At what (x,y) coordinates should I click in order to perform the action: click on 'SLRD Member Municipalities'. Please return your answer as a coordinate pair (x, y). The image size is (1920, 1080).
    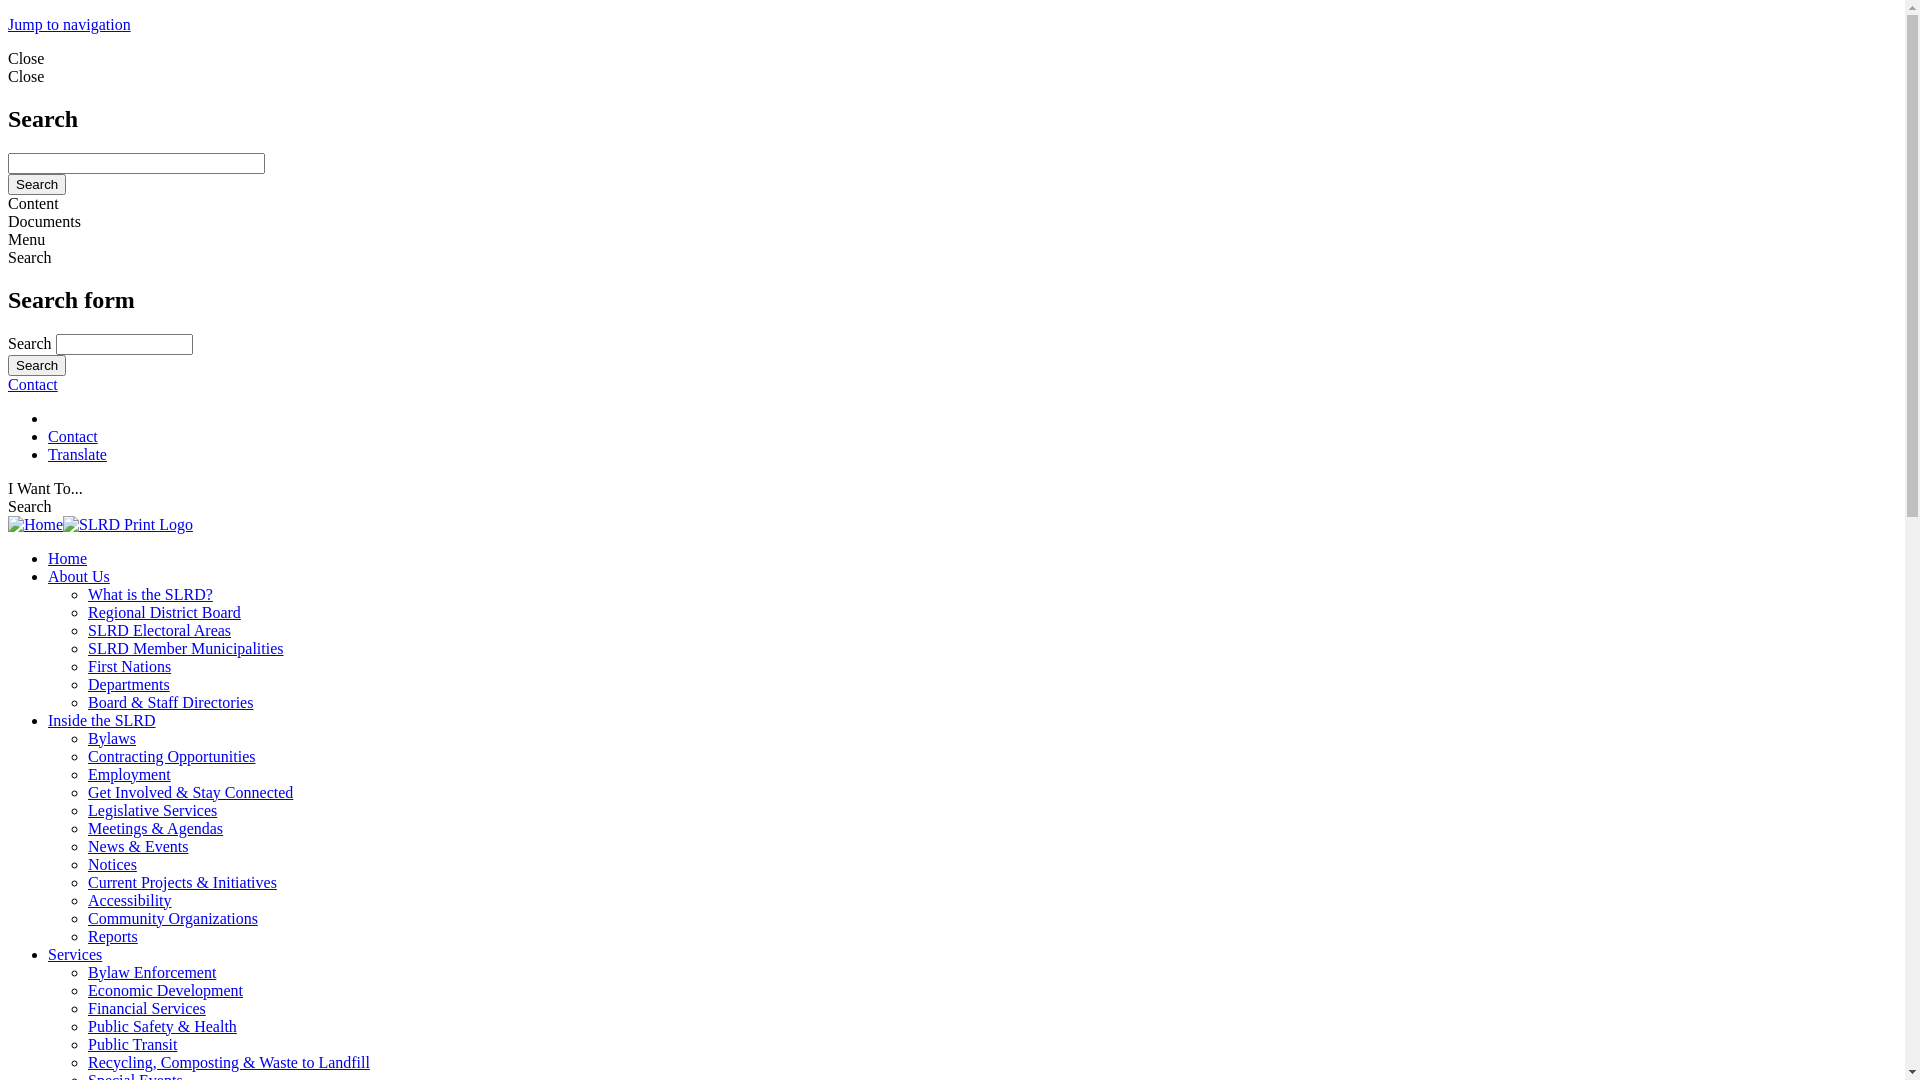
    Looking at the image, I should click on (186, 648).